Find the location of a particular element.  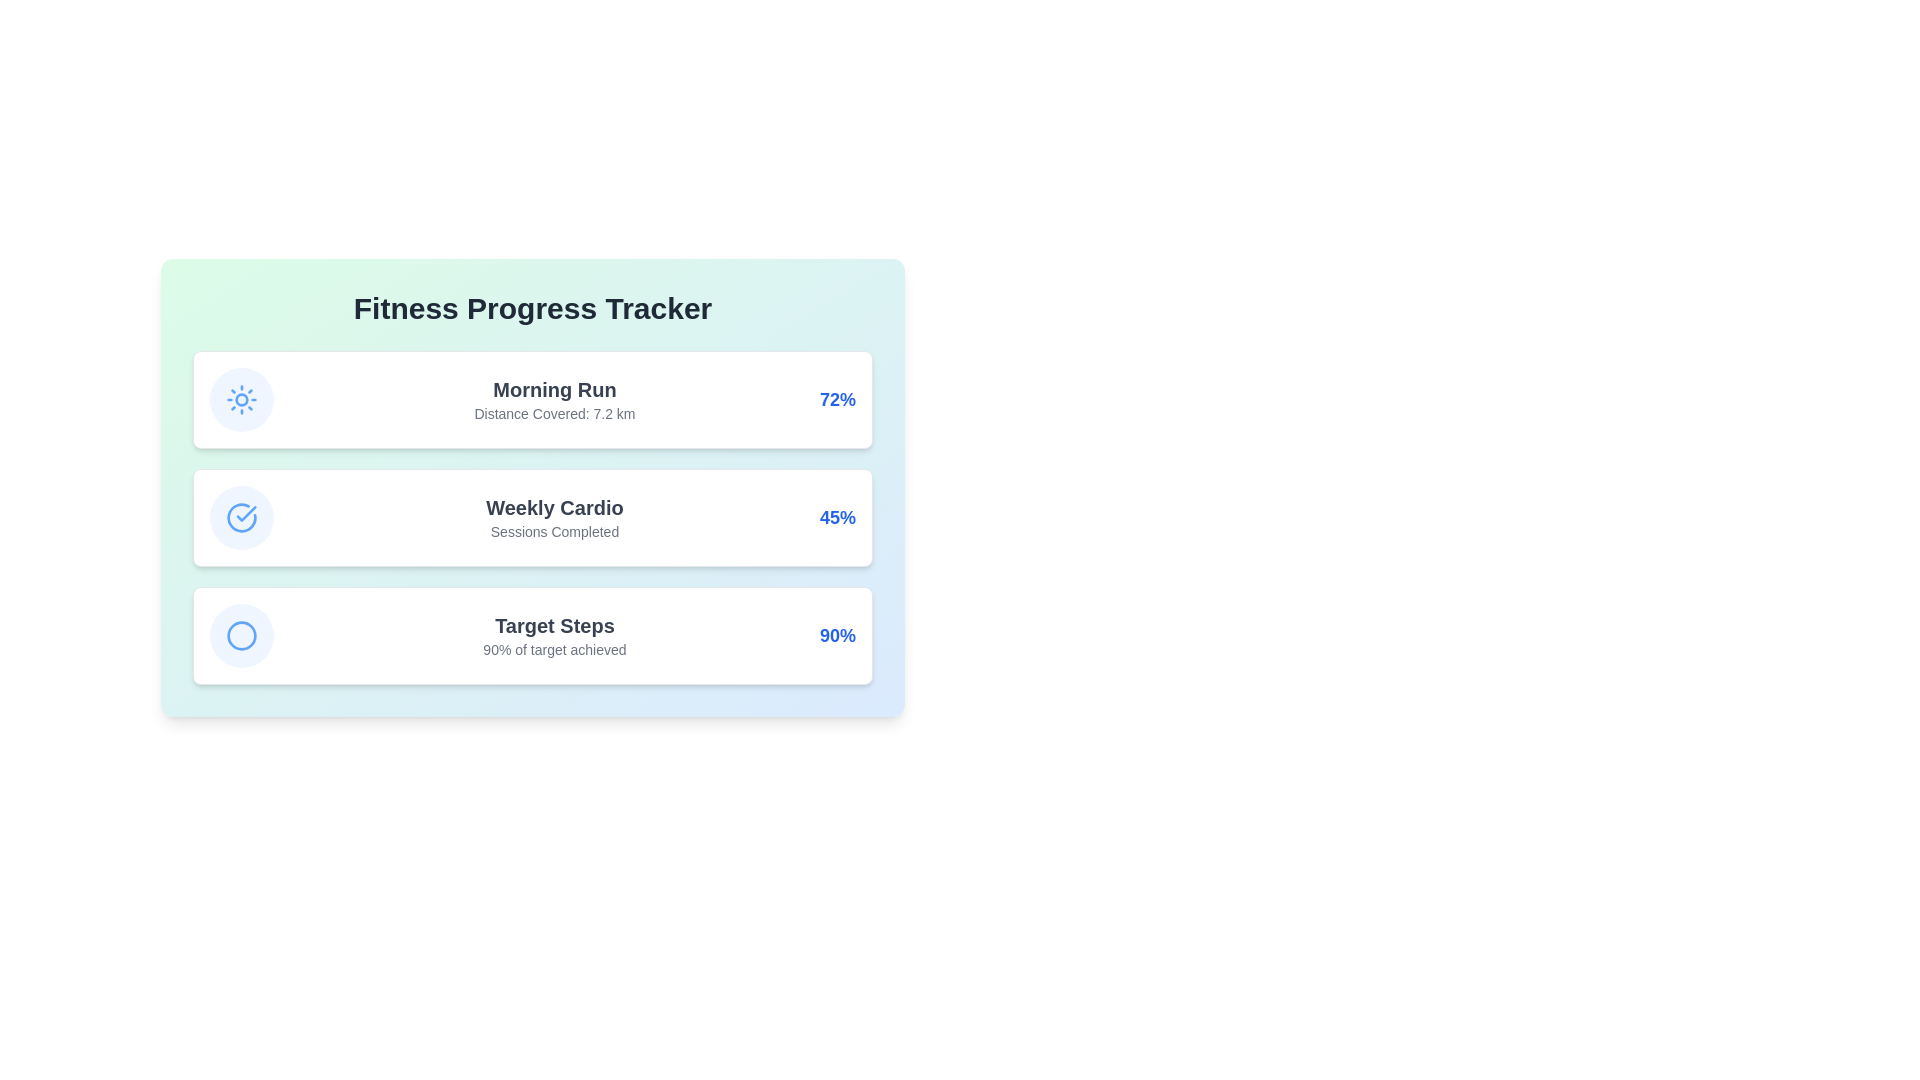

the sun icon which is a blue circular icon with radial lines, located on the left side of the first item in the vertically arranged list of progress trackers within the 'Fitness Progress Tracker' panel is located at coordinates (240, 400).